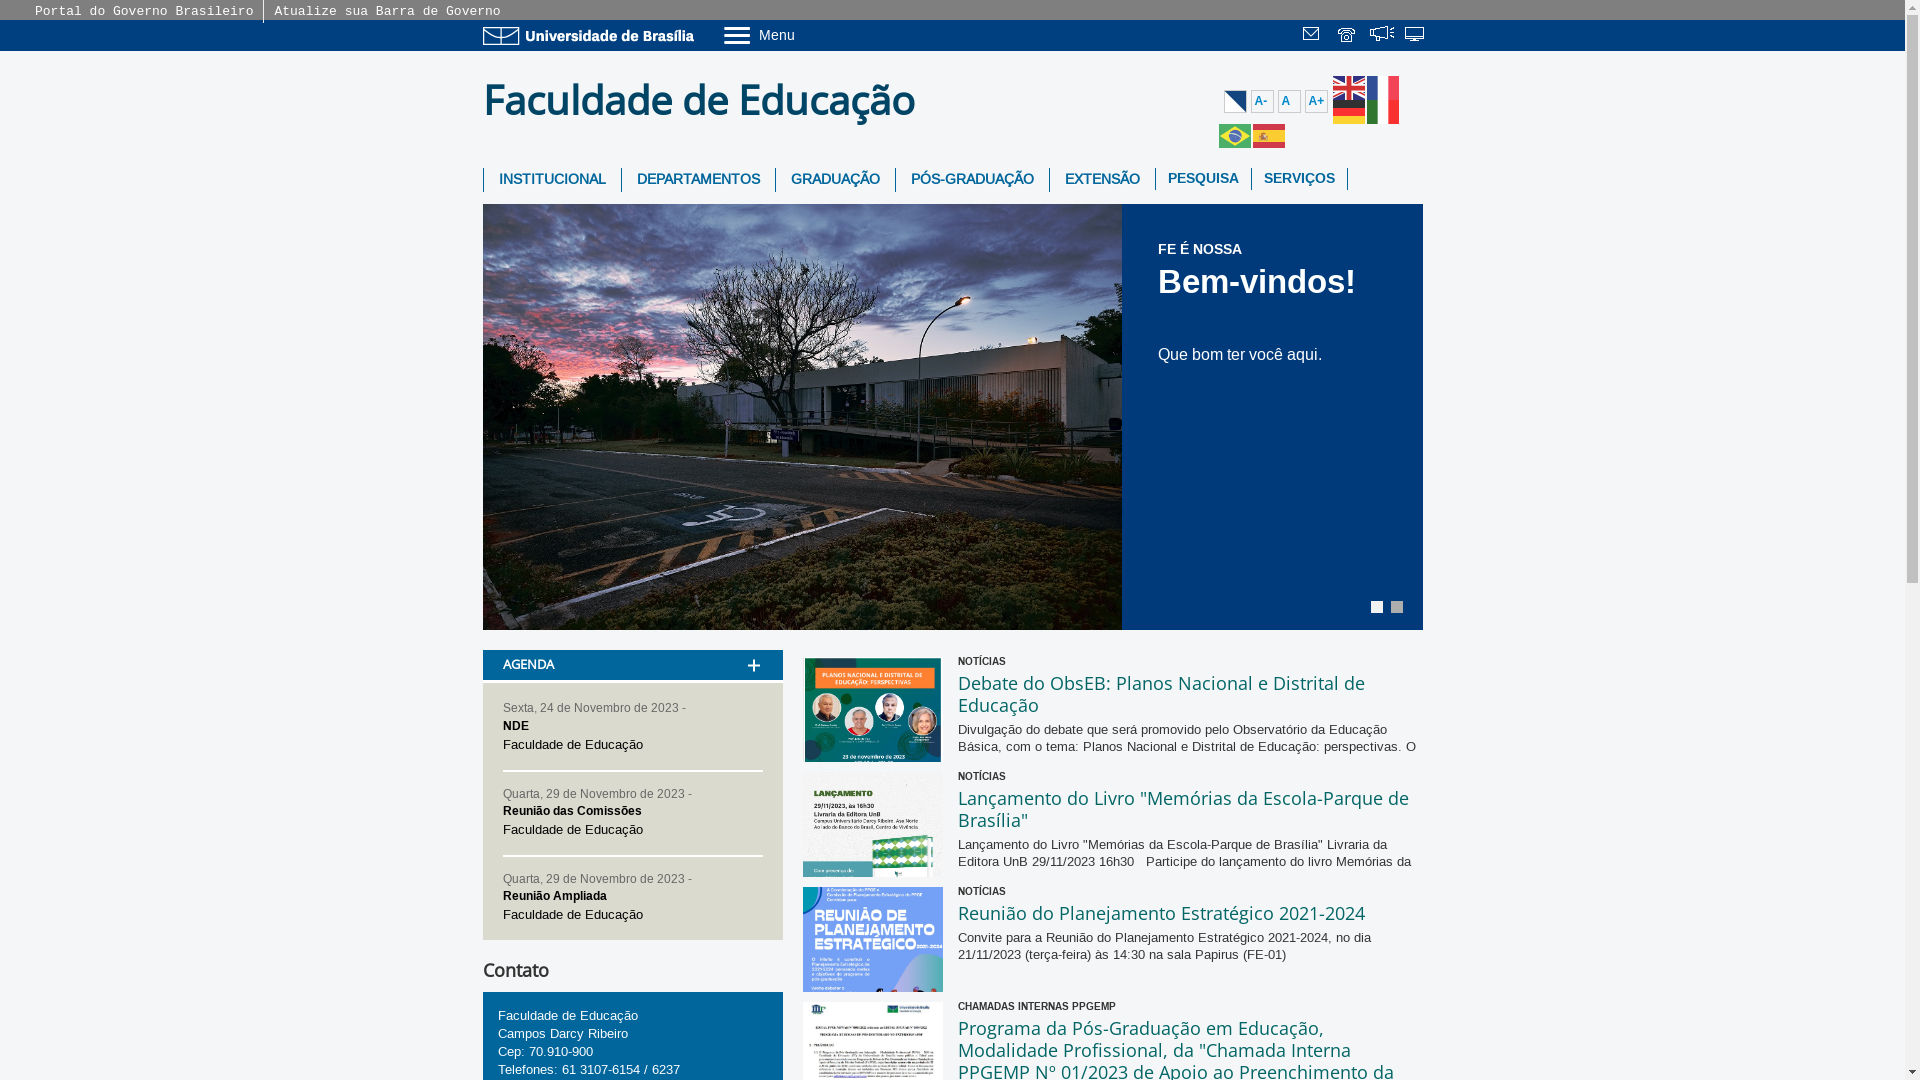 Image resolution: width=1920 pixels, height=1080 pixels. Describe the element at coordinates (1256, 281) in the screenshot. I see `'Bem-vindos!'` at that location.